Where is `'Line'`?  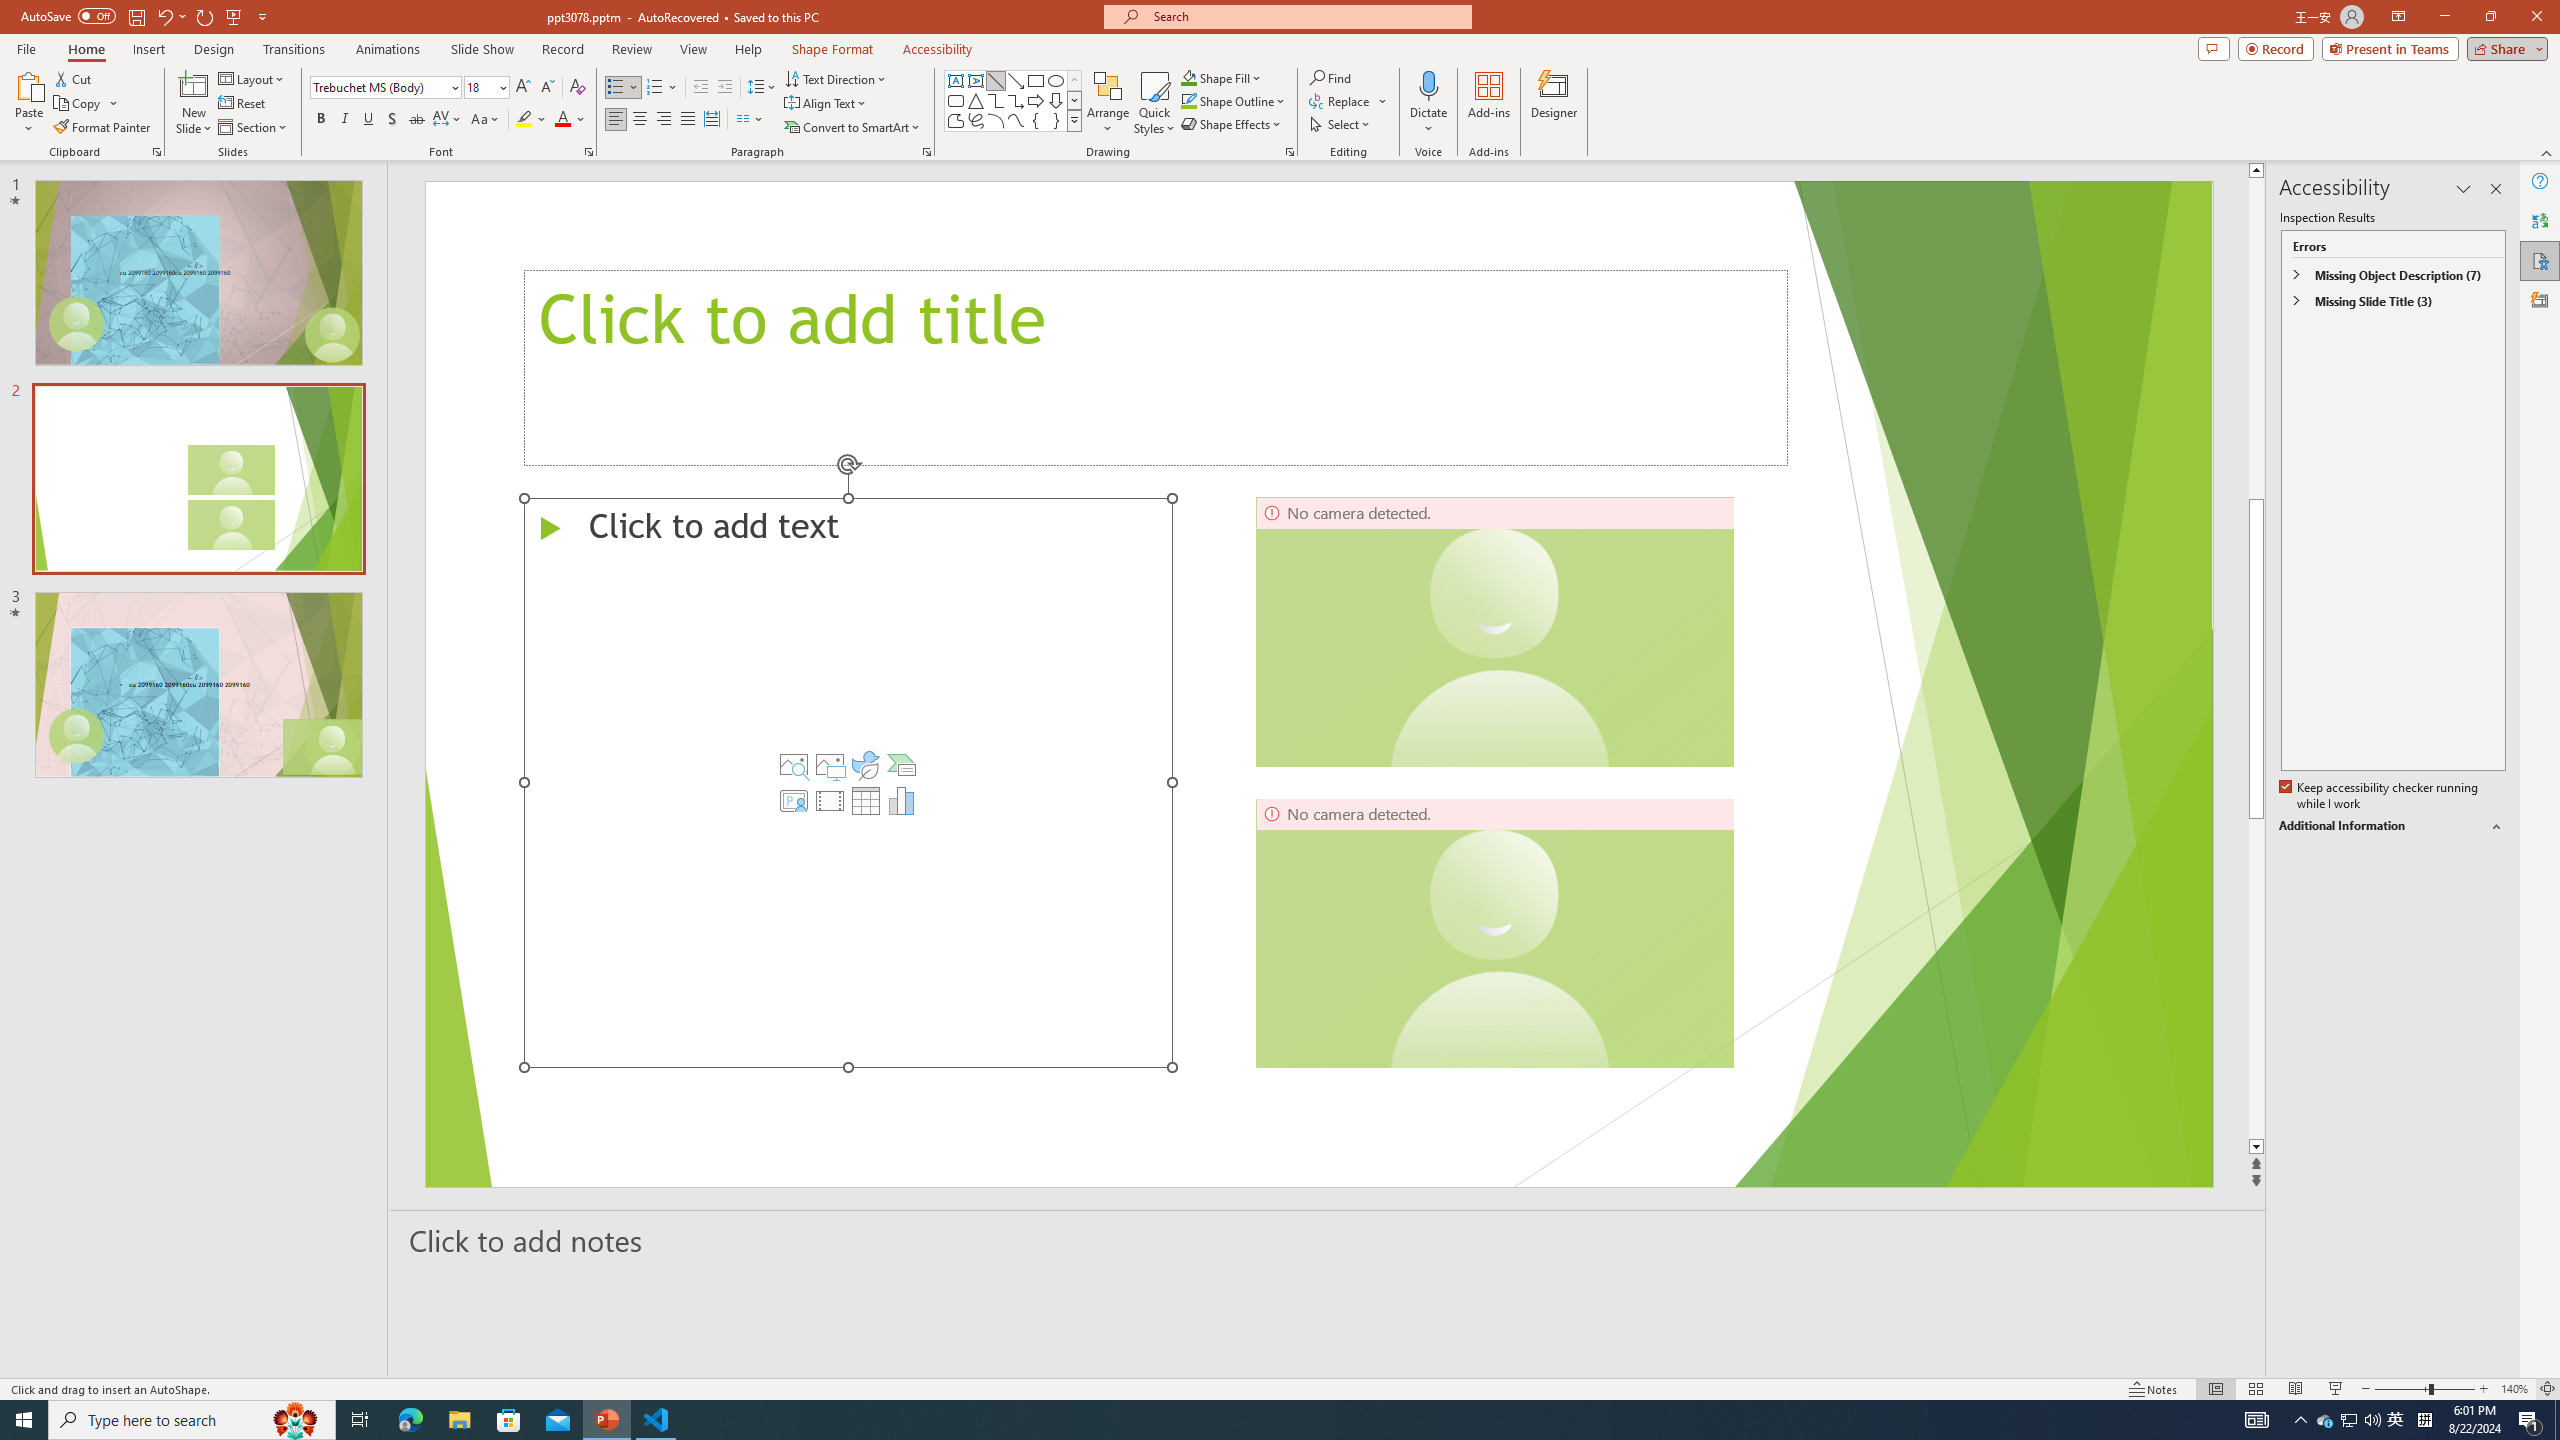 'Line' is located at coordinates (994, 80).